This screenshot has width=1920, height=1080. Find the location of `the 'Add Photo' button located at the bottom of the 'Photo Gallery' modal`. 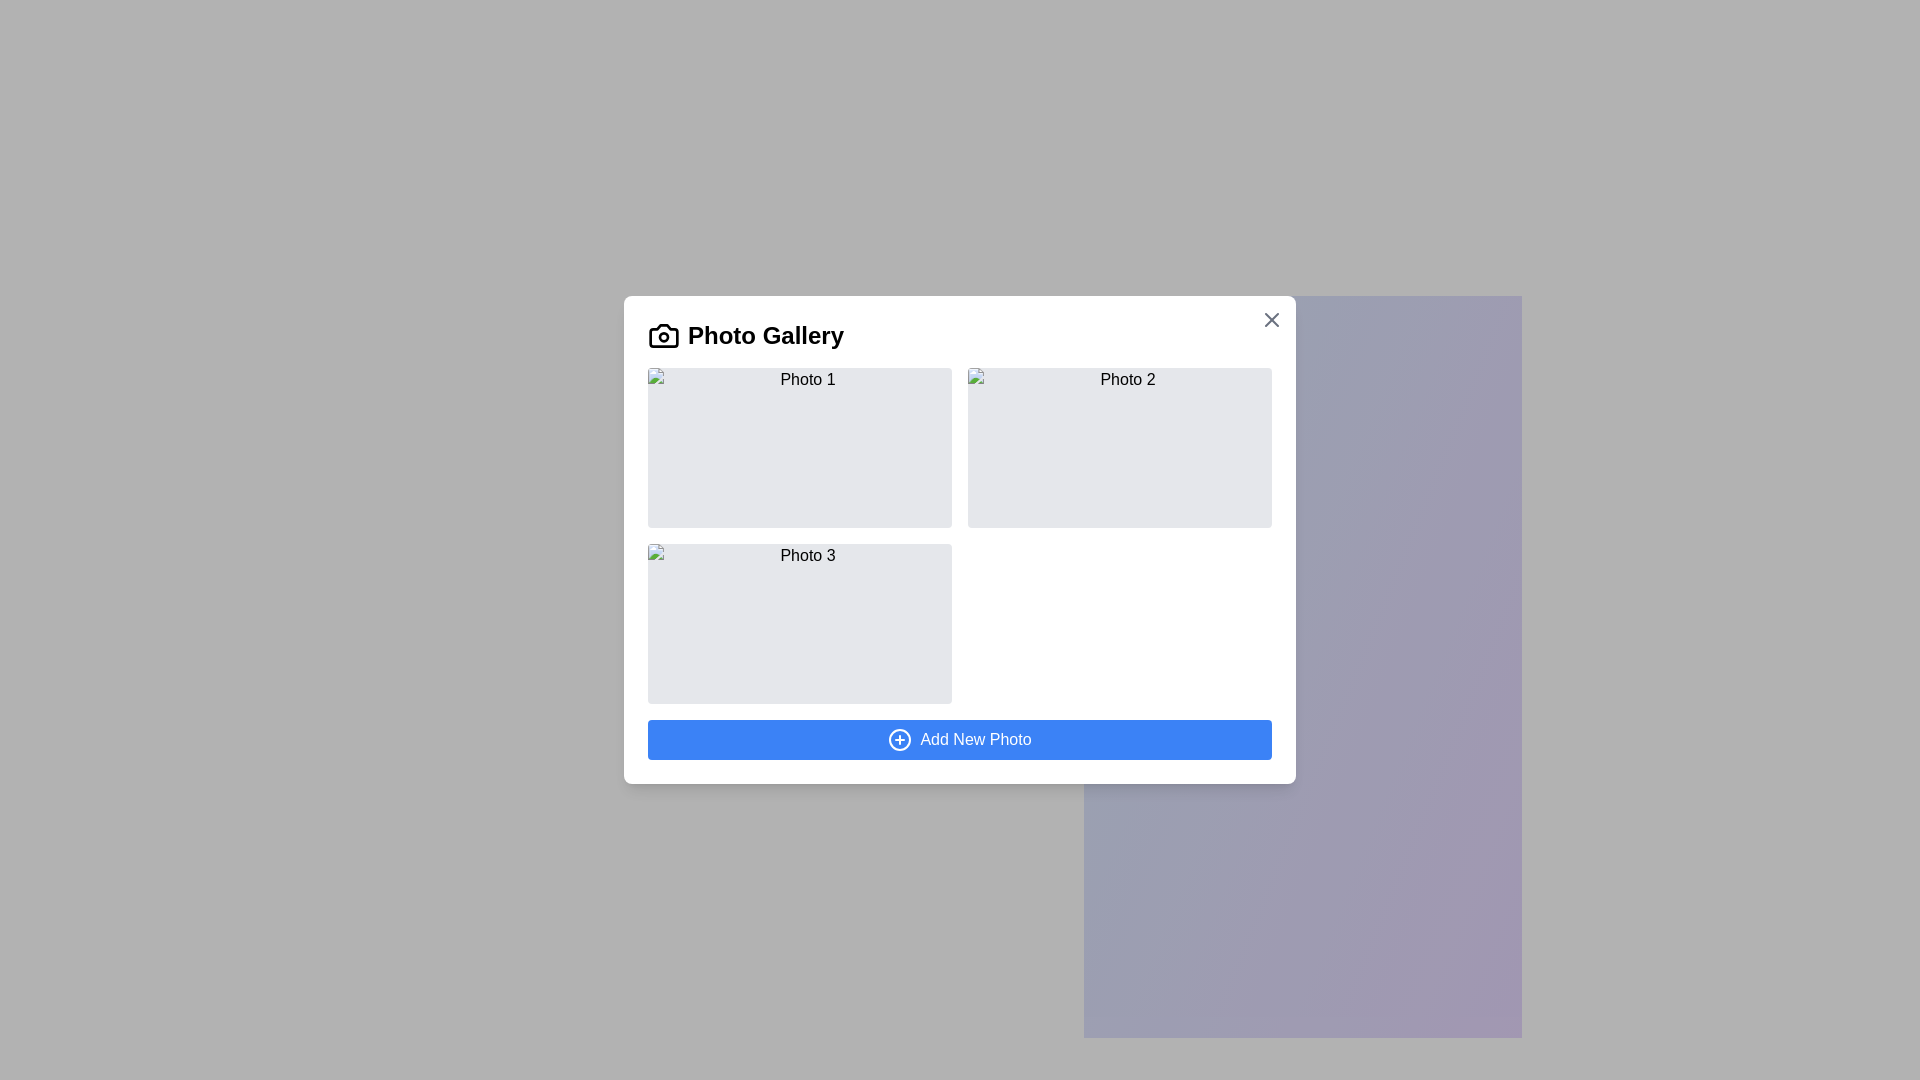

the 'Add Photo' button located at the bottom of the 'Photo Gallery' modal is located at coordinates (960, 740).